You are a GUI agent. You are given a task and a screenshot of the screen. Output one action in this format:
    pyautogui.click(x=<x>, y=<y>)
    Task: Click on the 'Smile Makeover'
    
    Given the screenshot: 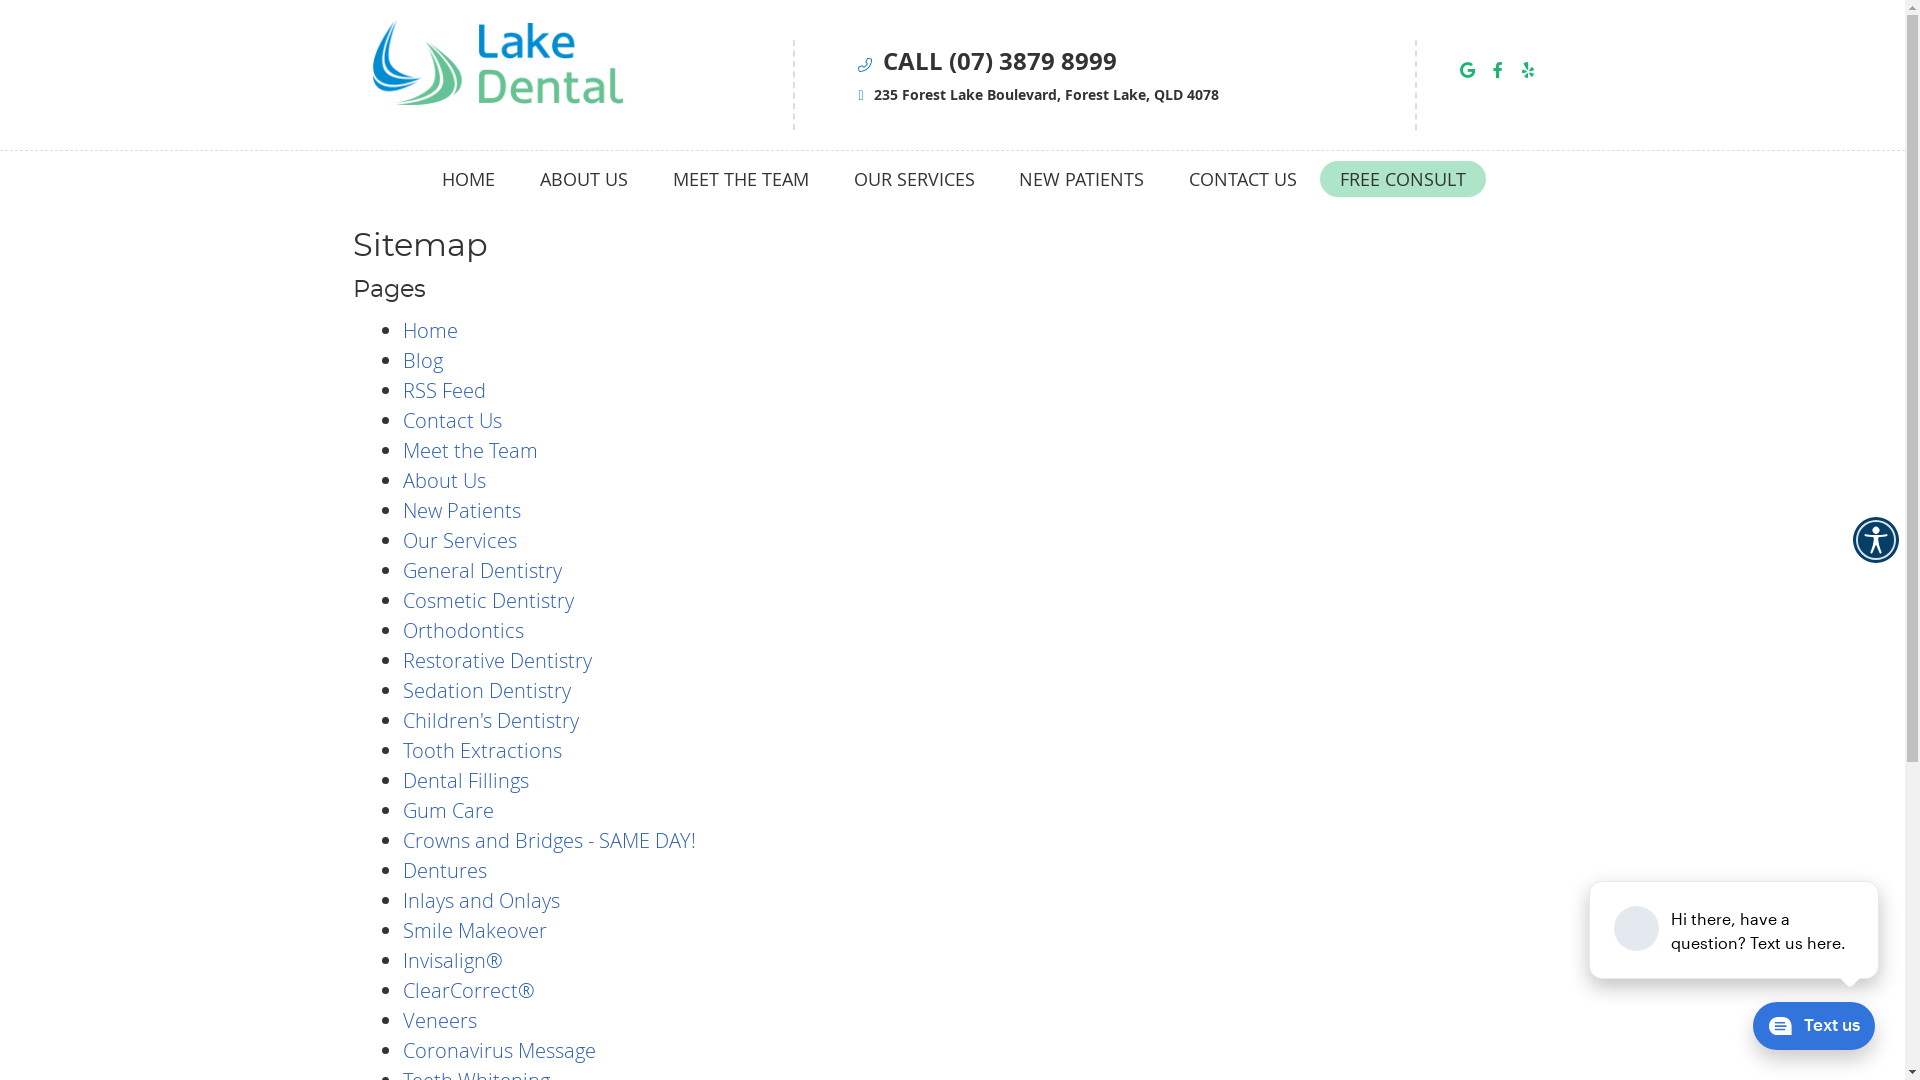 What is the action you would take?
    pyautogui.click(x=473, y=930)
    